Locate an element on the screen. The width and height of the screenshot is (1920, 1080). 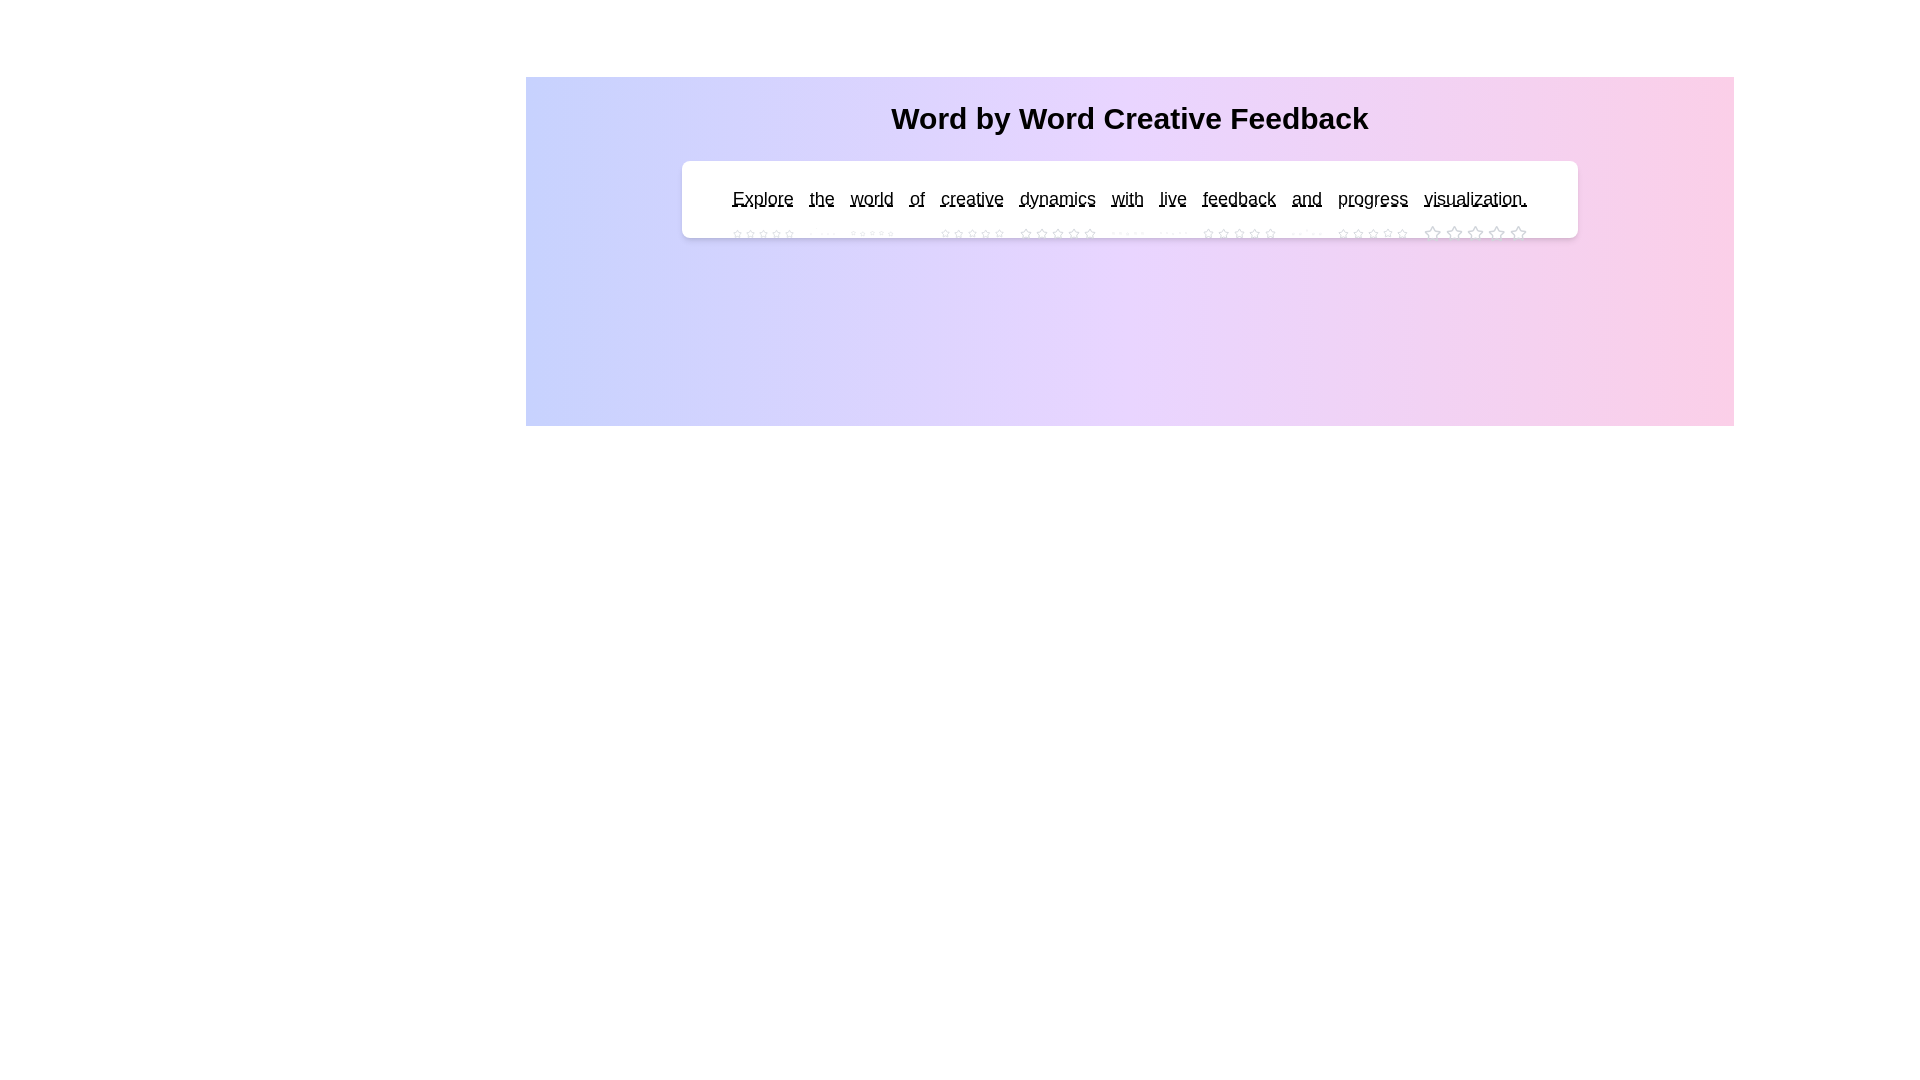
the word 'progress' to see its interactive area is located at coordinates (1372, 199).